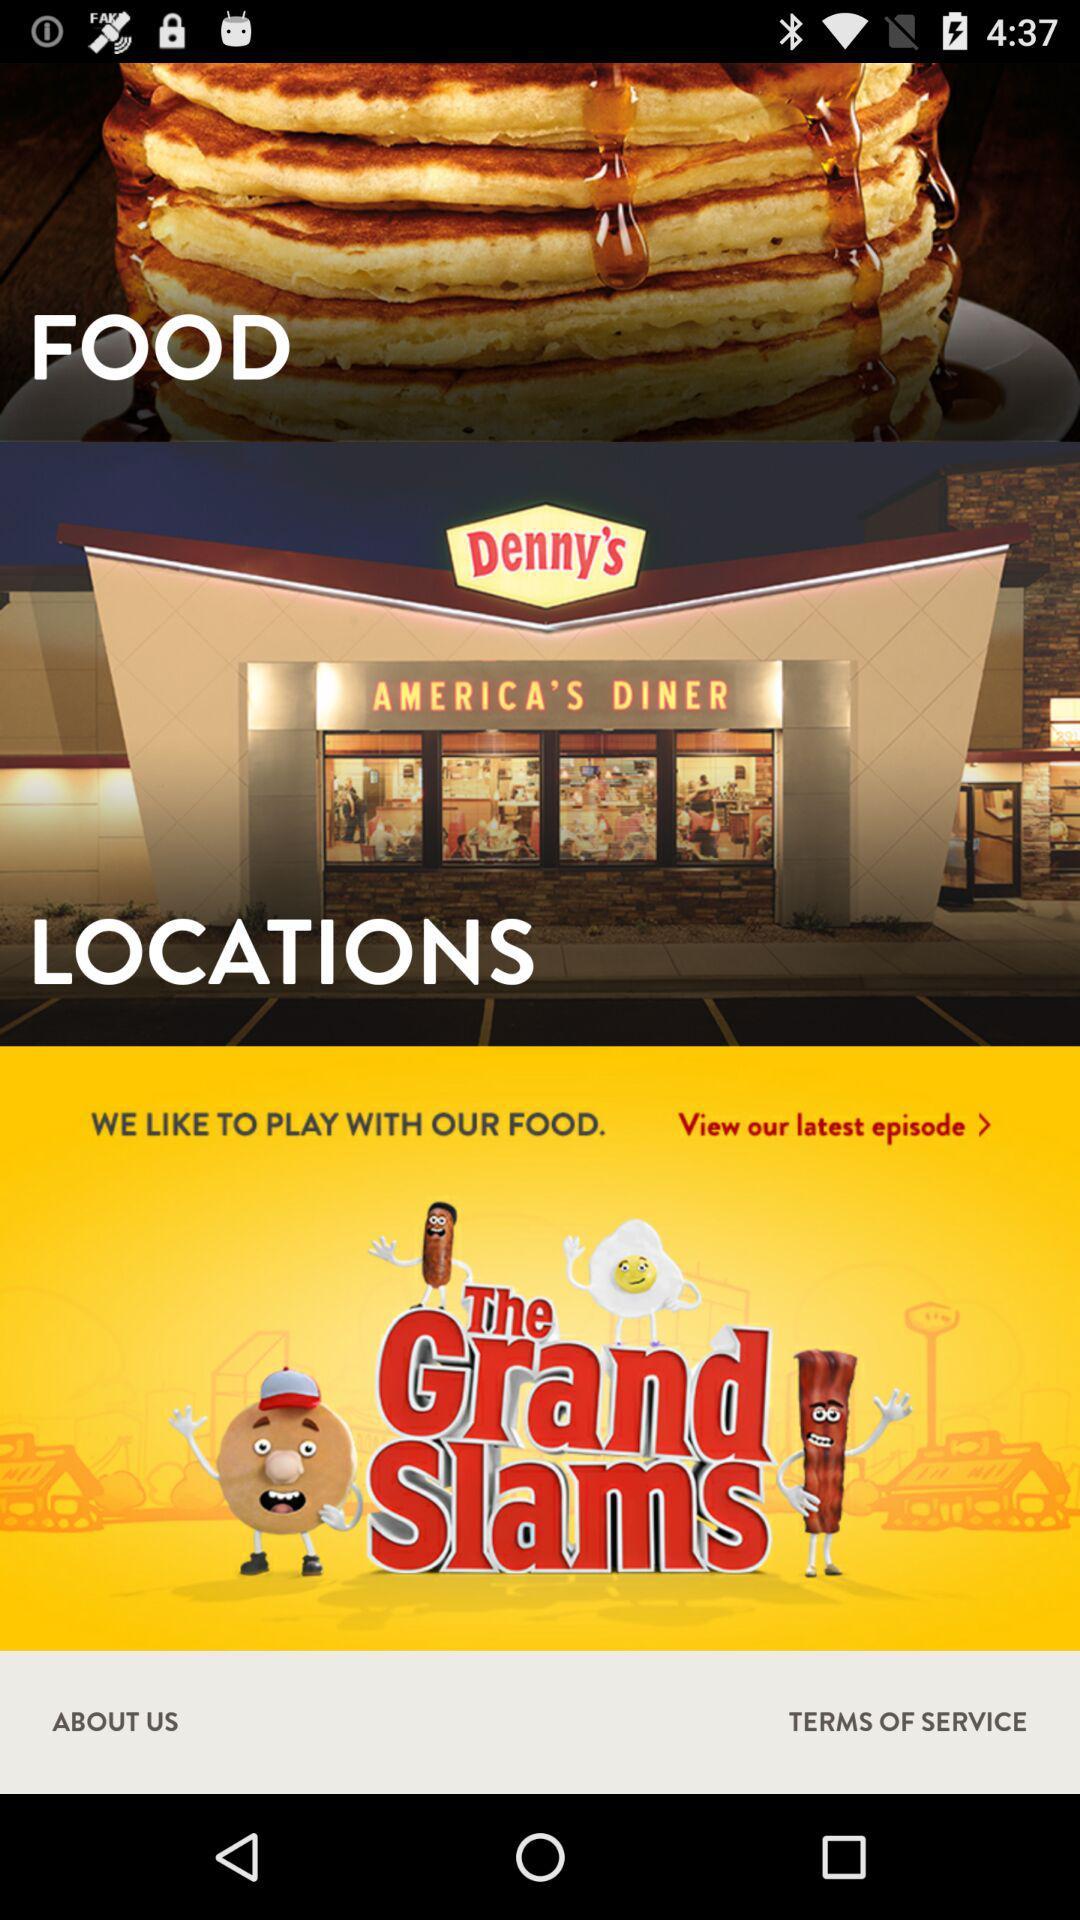 The width and height of the screenshot is (1080, 1920). What do you see at coordinates (908, 1721) in the screenshot?
I see `terms of service` at bounding box center [908, 1721].